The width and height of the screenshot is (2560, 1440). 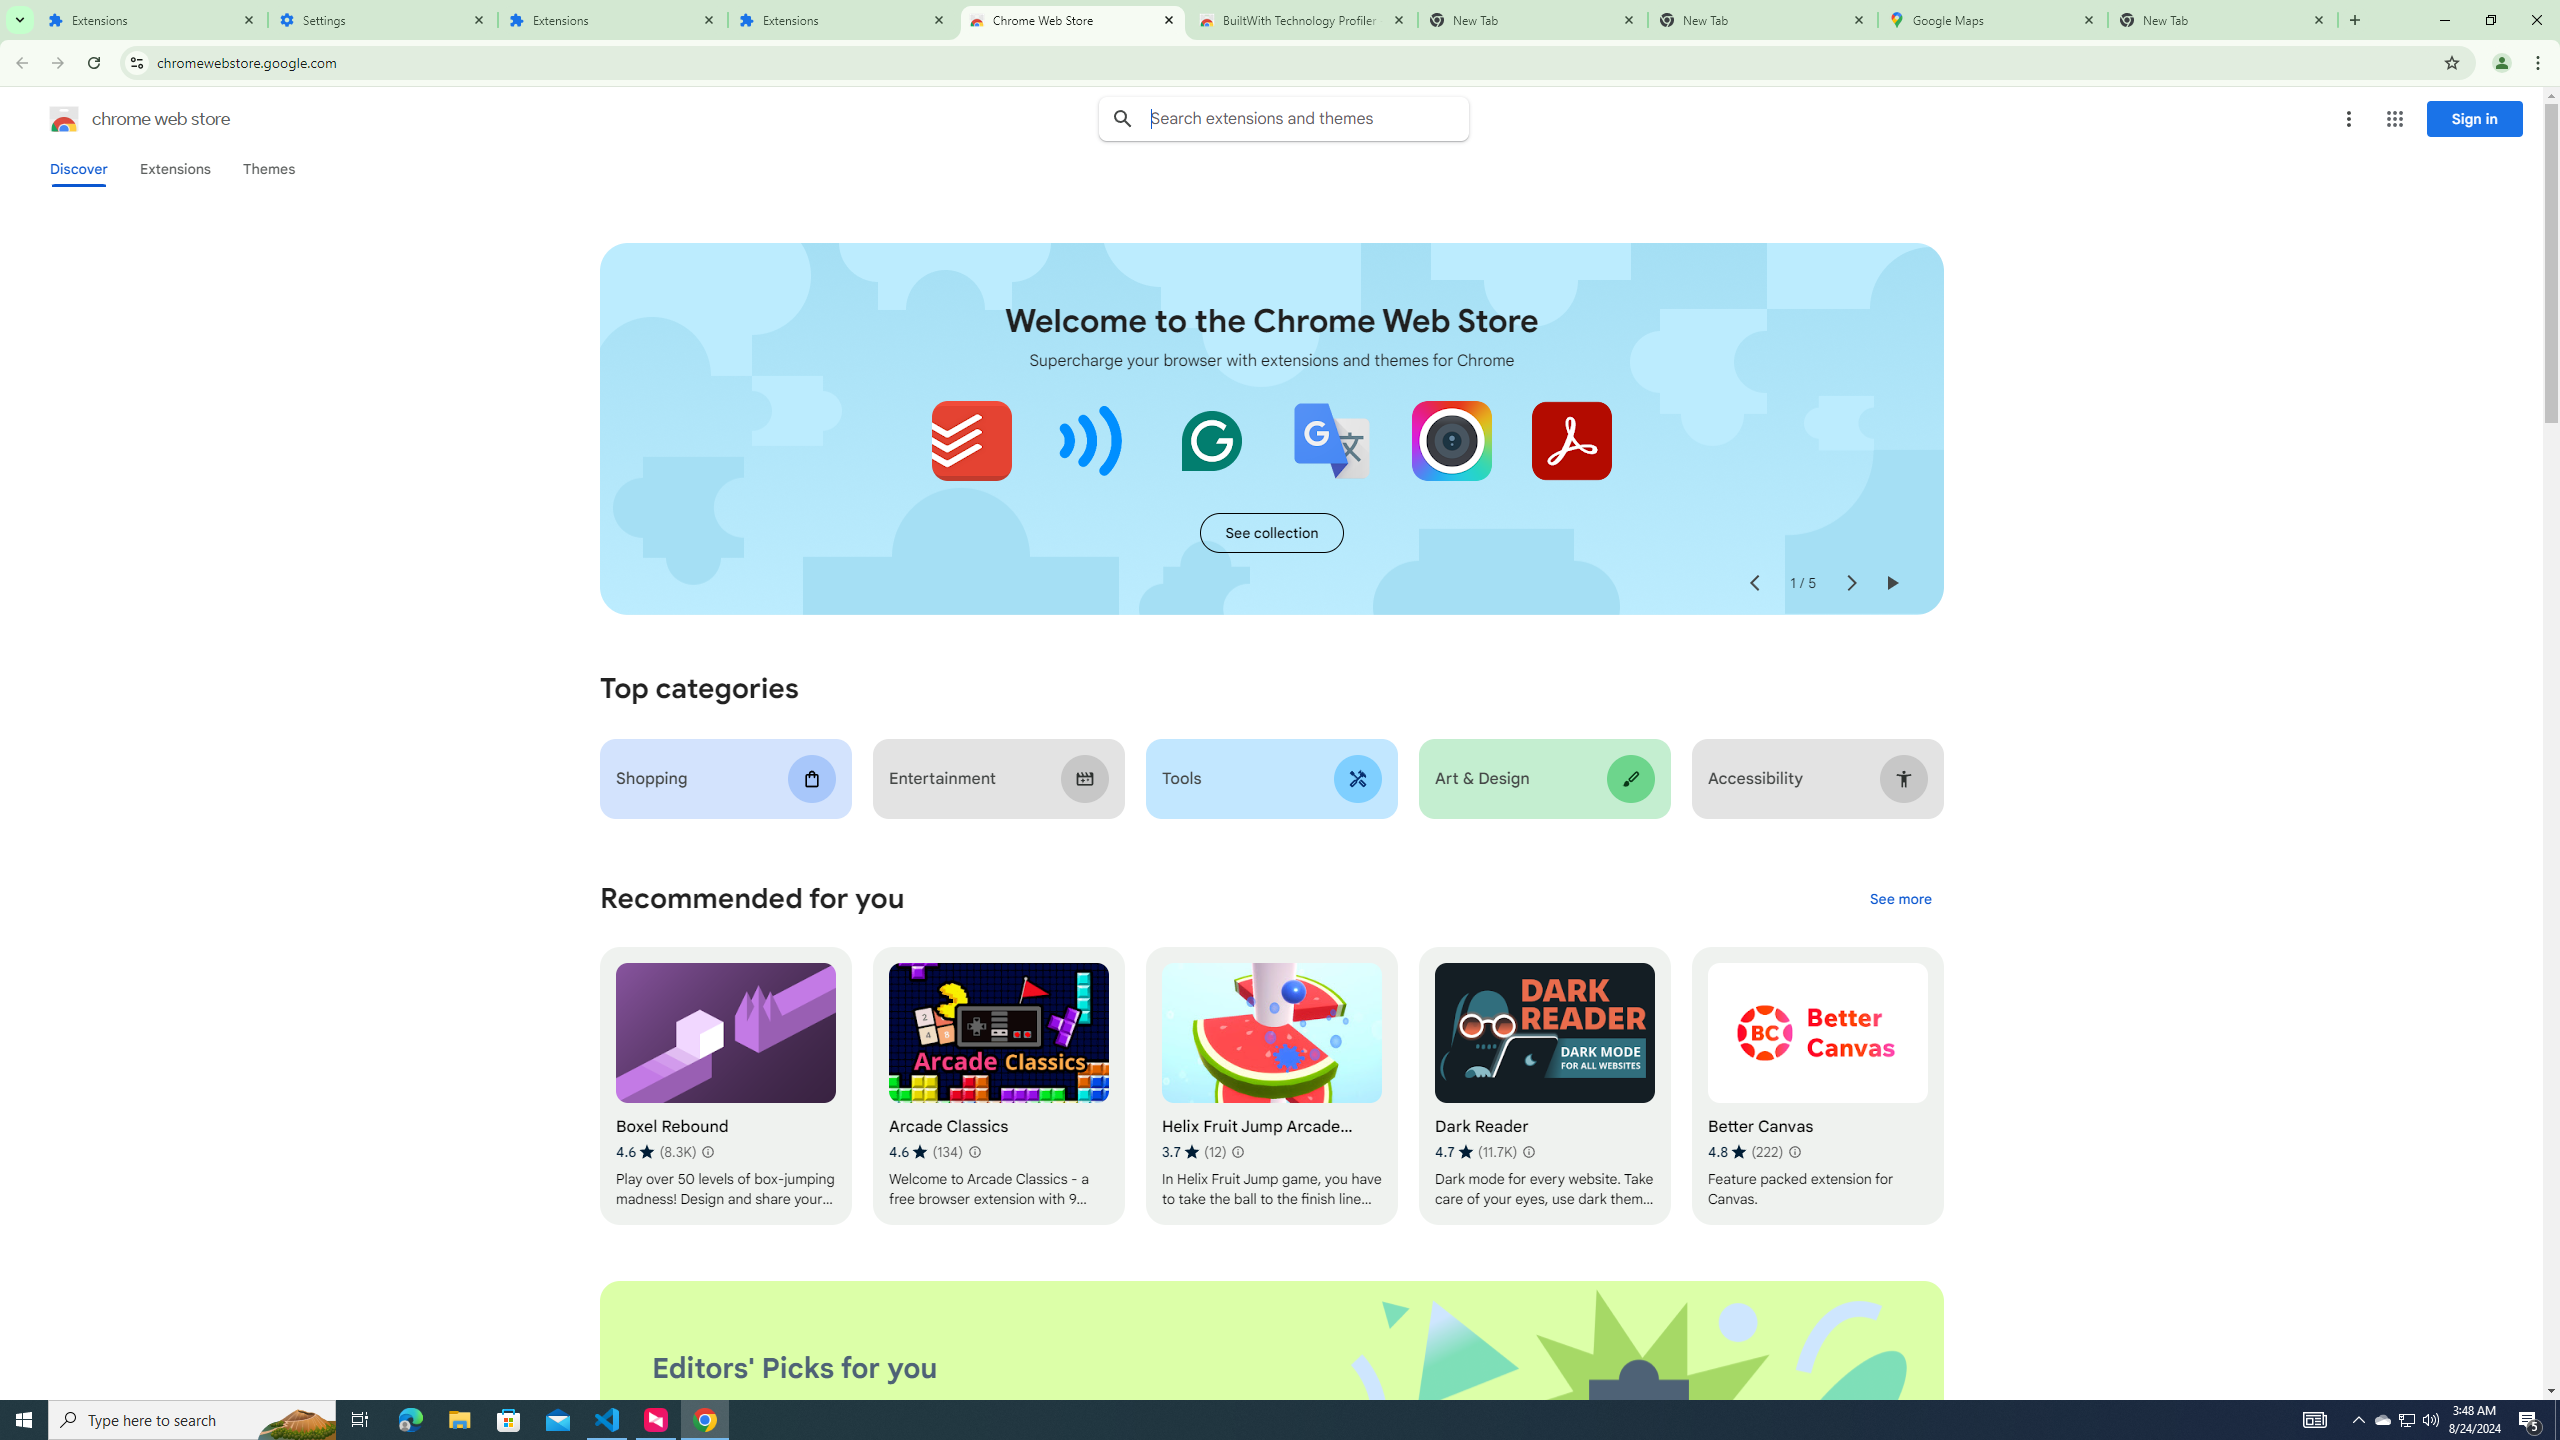 I want to click on 'Resume auto-play', so click(x=1891, y=582).